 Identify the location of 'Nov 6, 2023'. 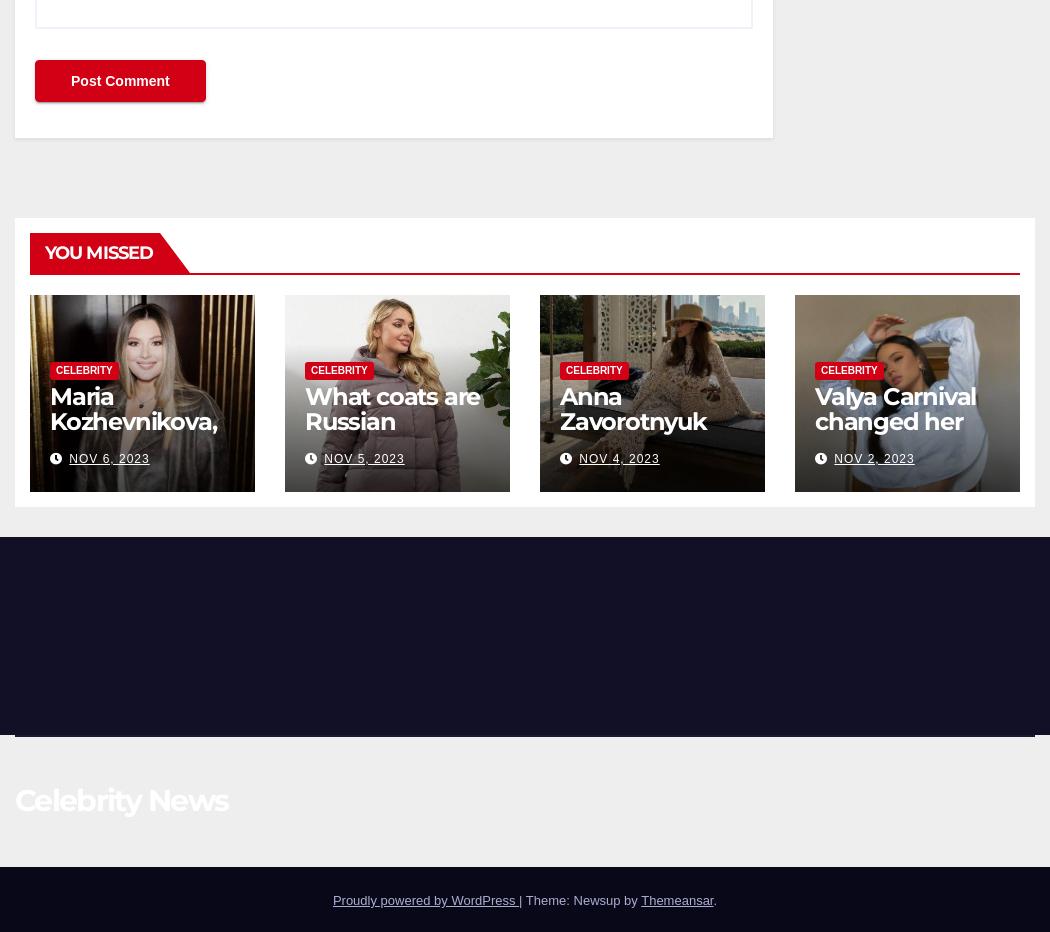
(108, 457).